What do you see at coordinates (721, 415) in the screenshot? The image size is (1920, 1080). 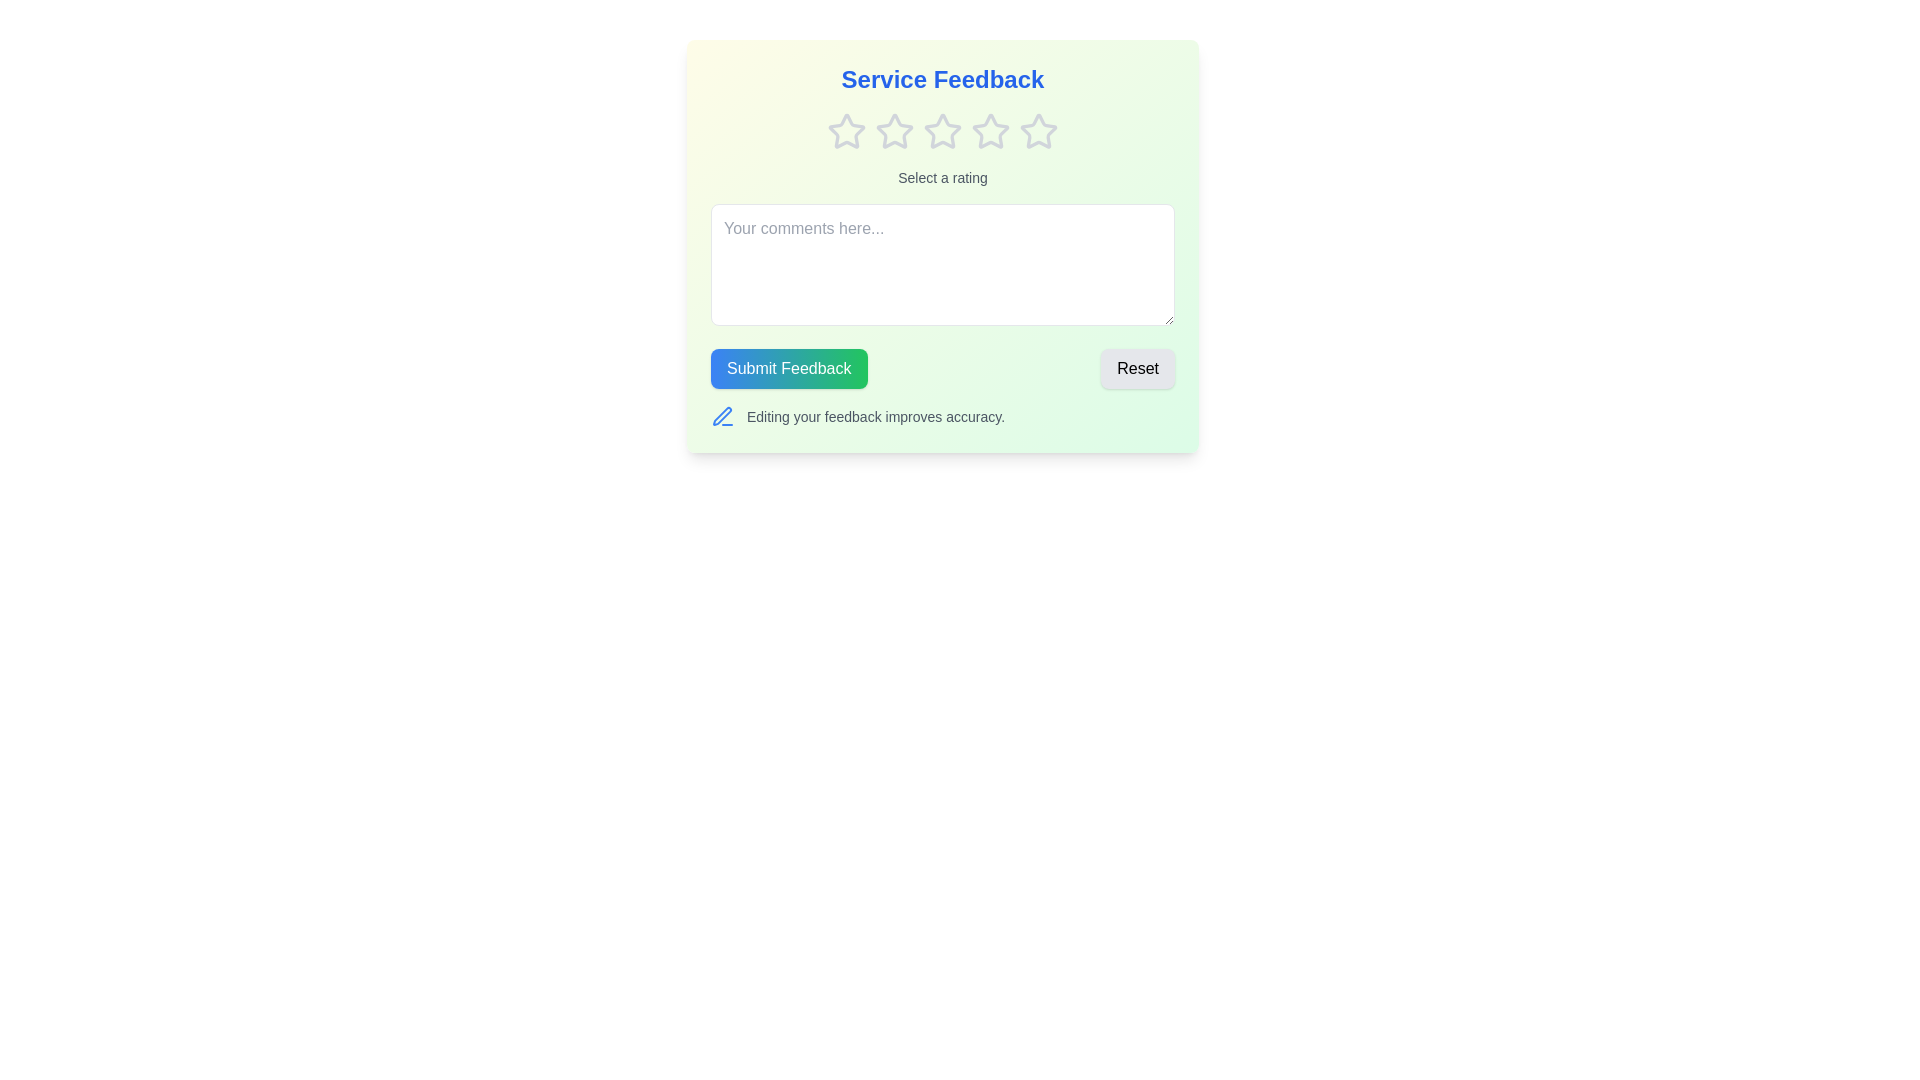 I see `the blue pen icon located at the bottom left section of the service feedback card interface` at bounding box center [721, 415].